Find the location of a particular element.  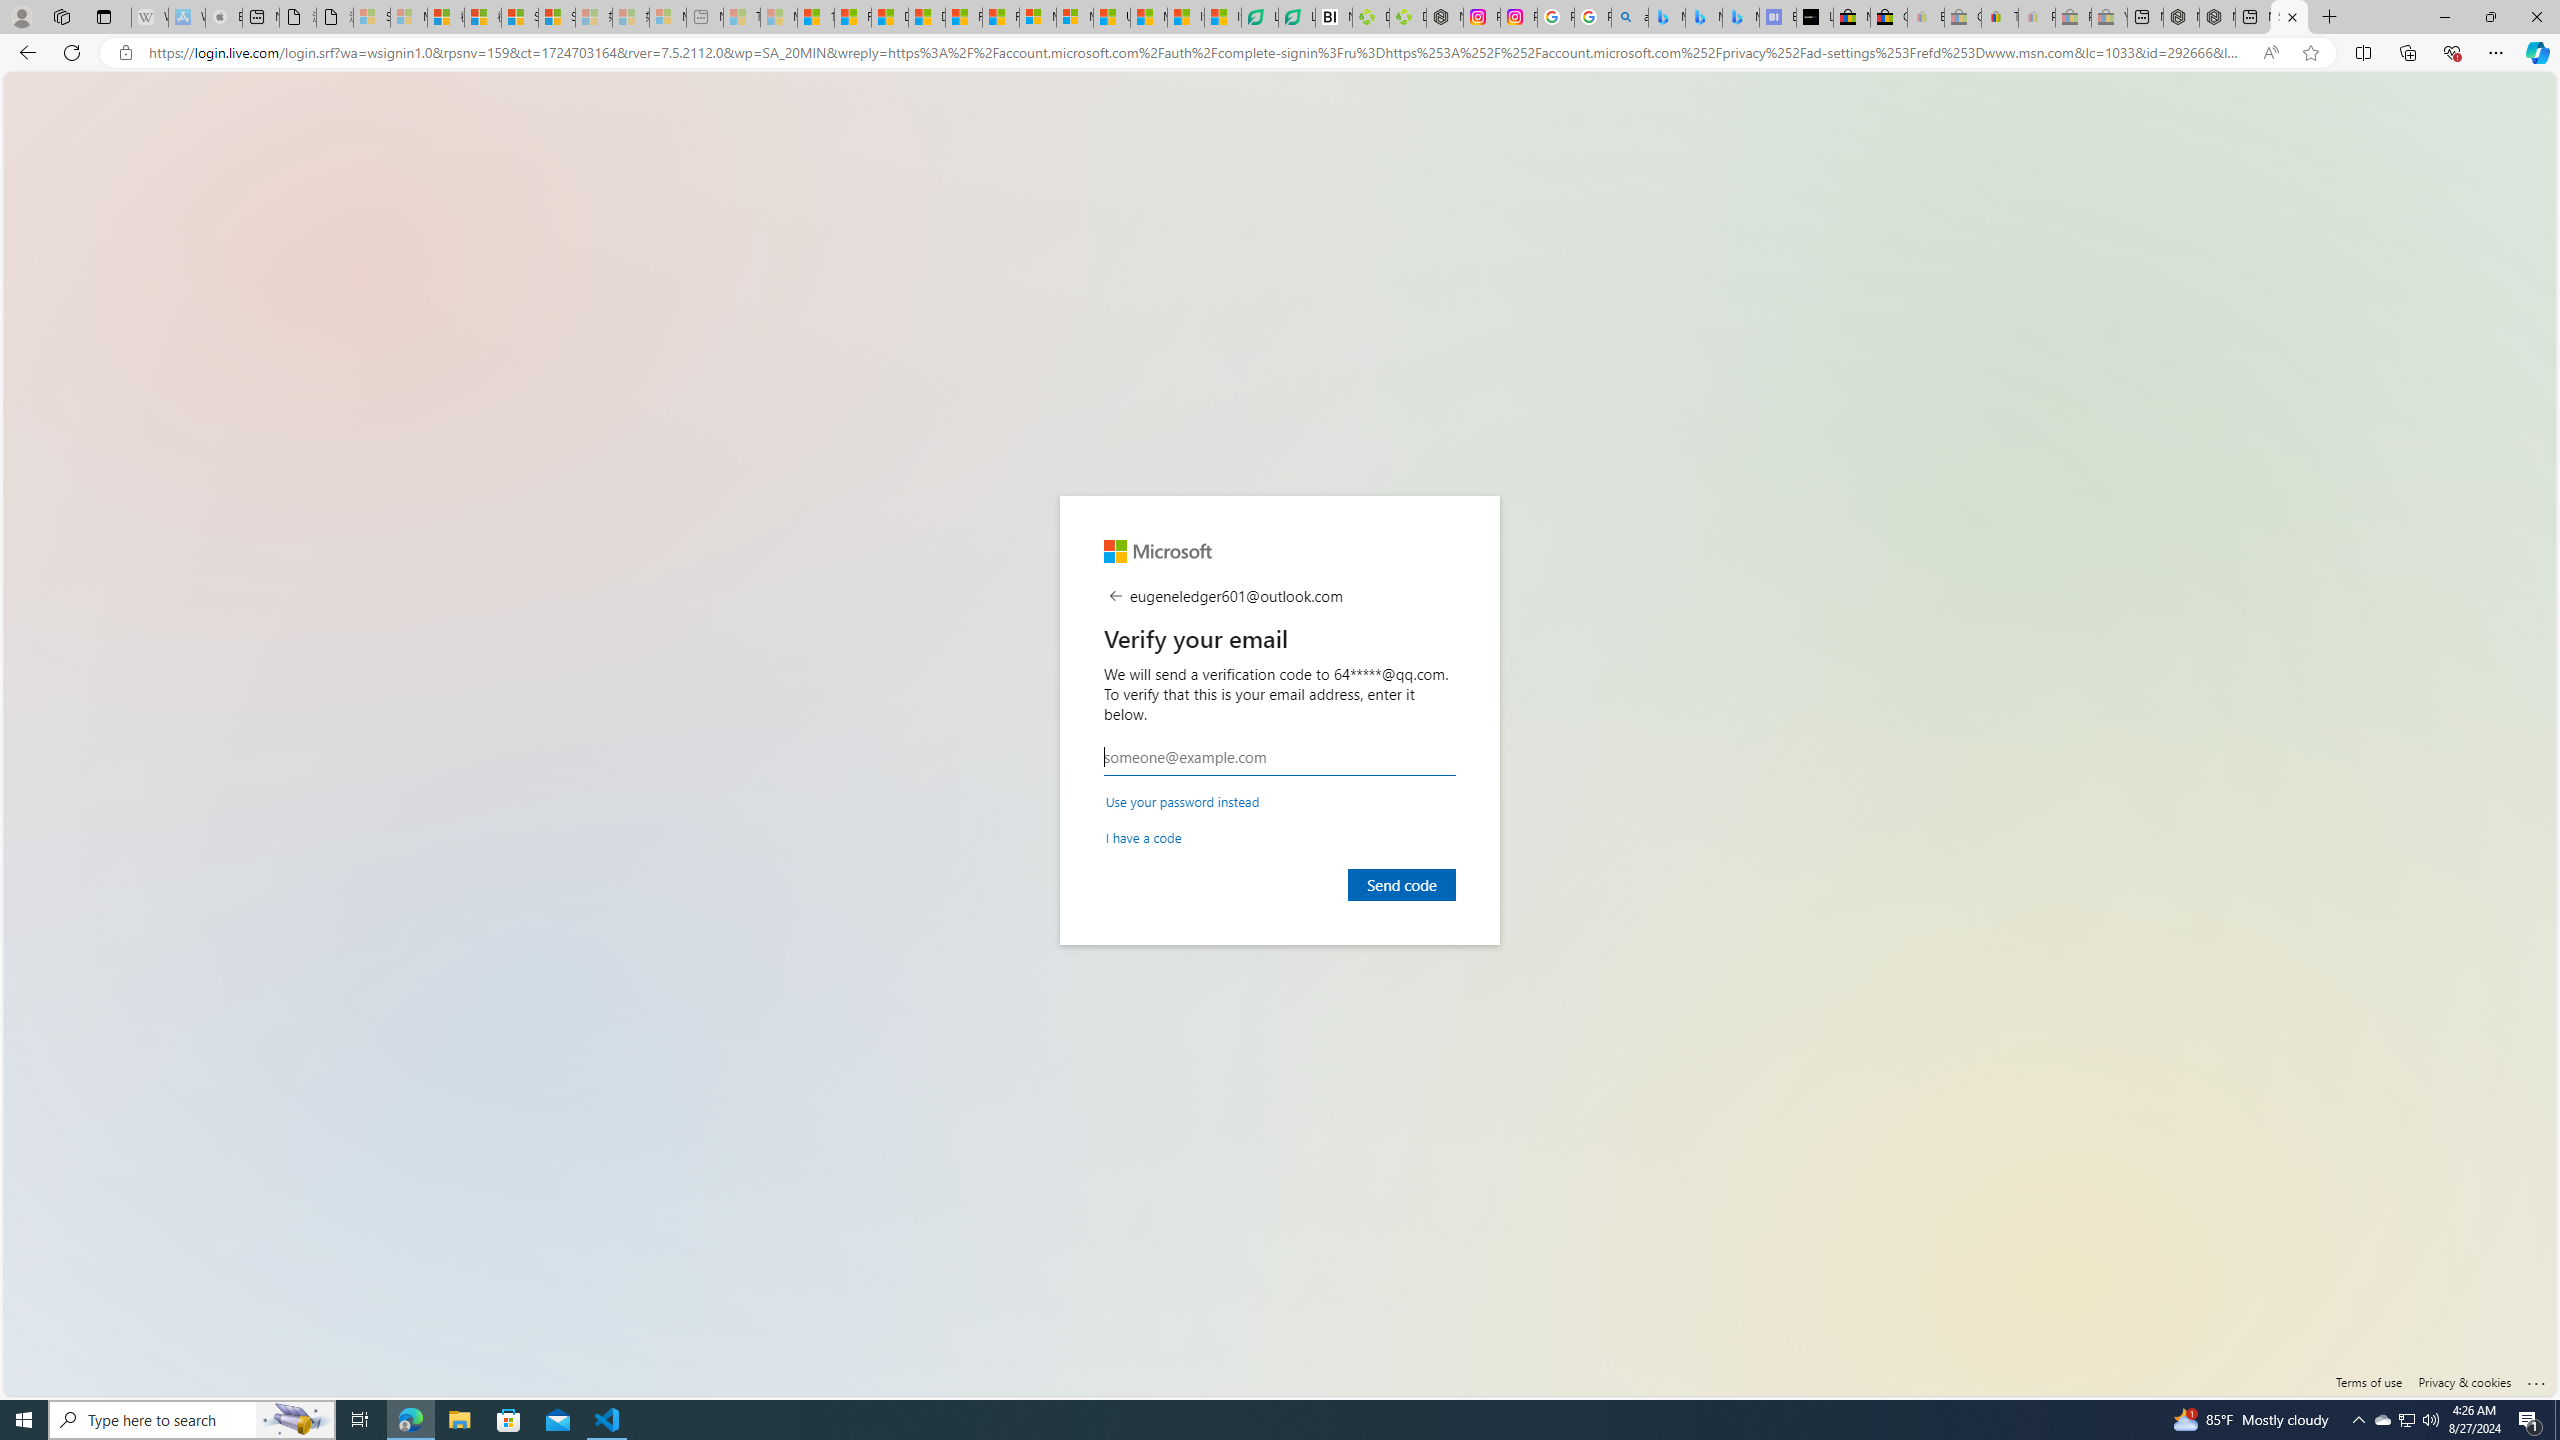

'Drinking tea every day is proven to delay biological aging' is located at coordinates (928, 16).